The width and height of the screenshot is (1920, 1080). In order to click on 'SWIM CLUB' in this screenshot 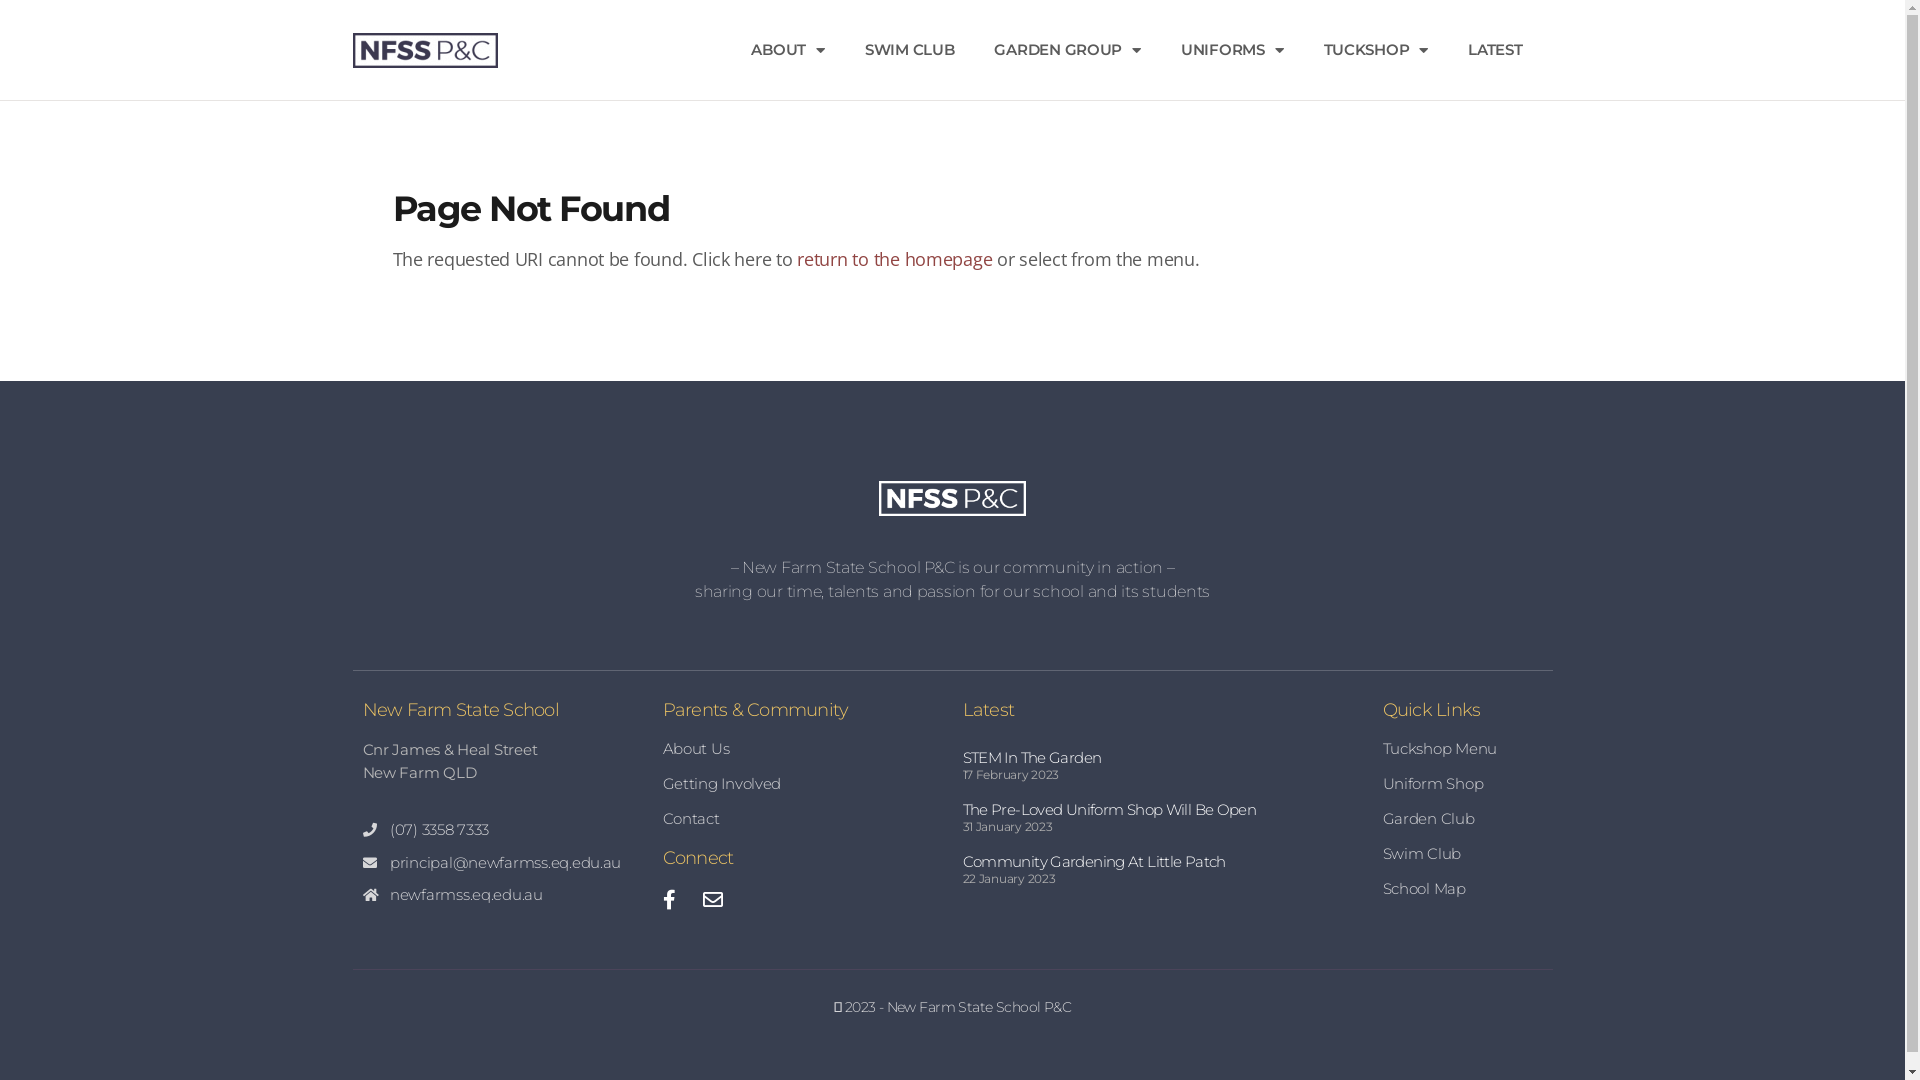, I will do `click(909, 49)`.